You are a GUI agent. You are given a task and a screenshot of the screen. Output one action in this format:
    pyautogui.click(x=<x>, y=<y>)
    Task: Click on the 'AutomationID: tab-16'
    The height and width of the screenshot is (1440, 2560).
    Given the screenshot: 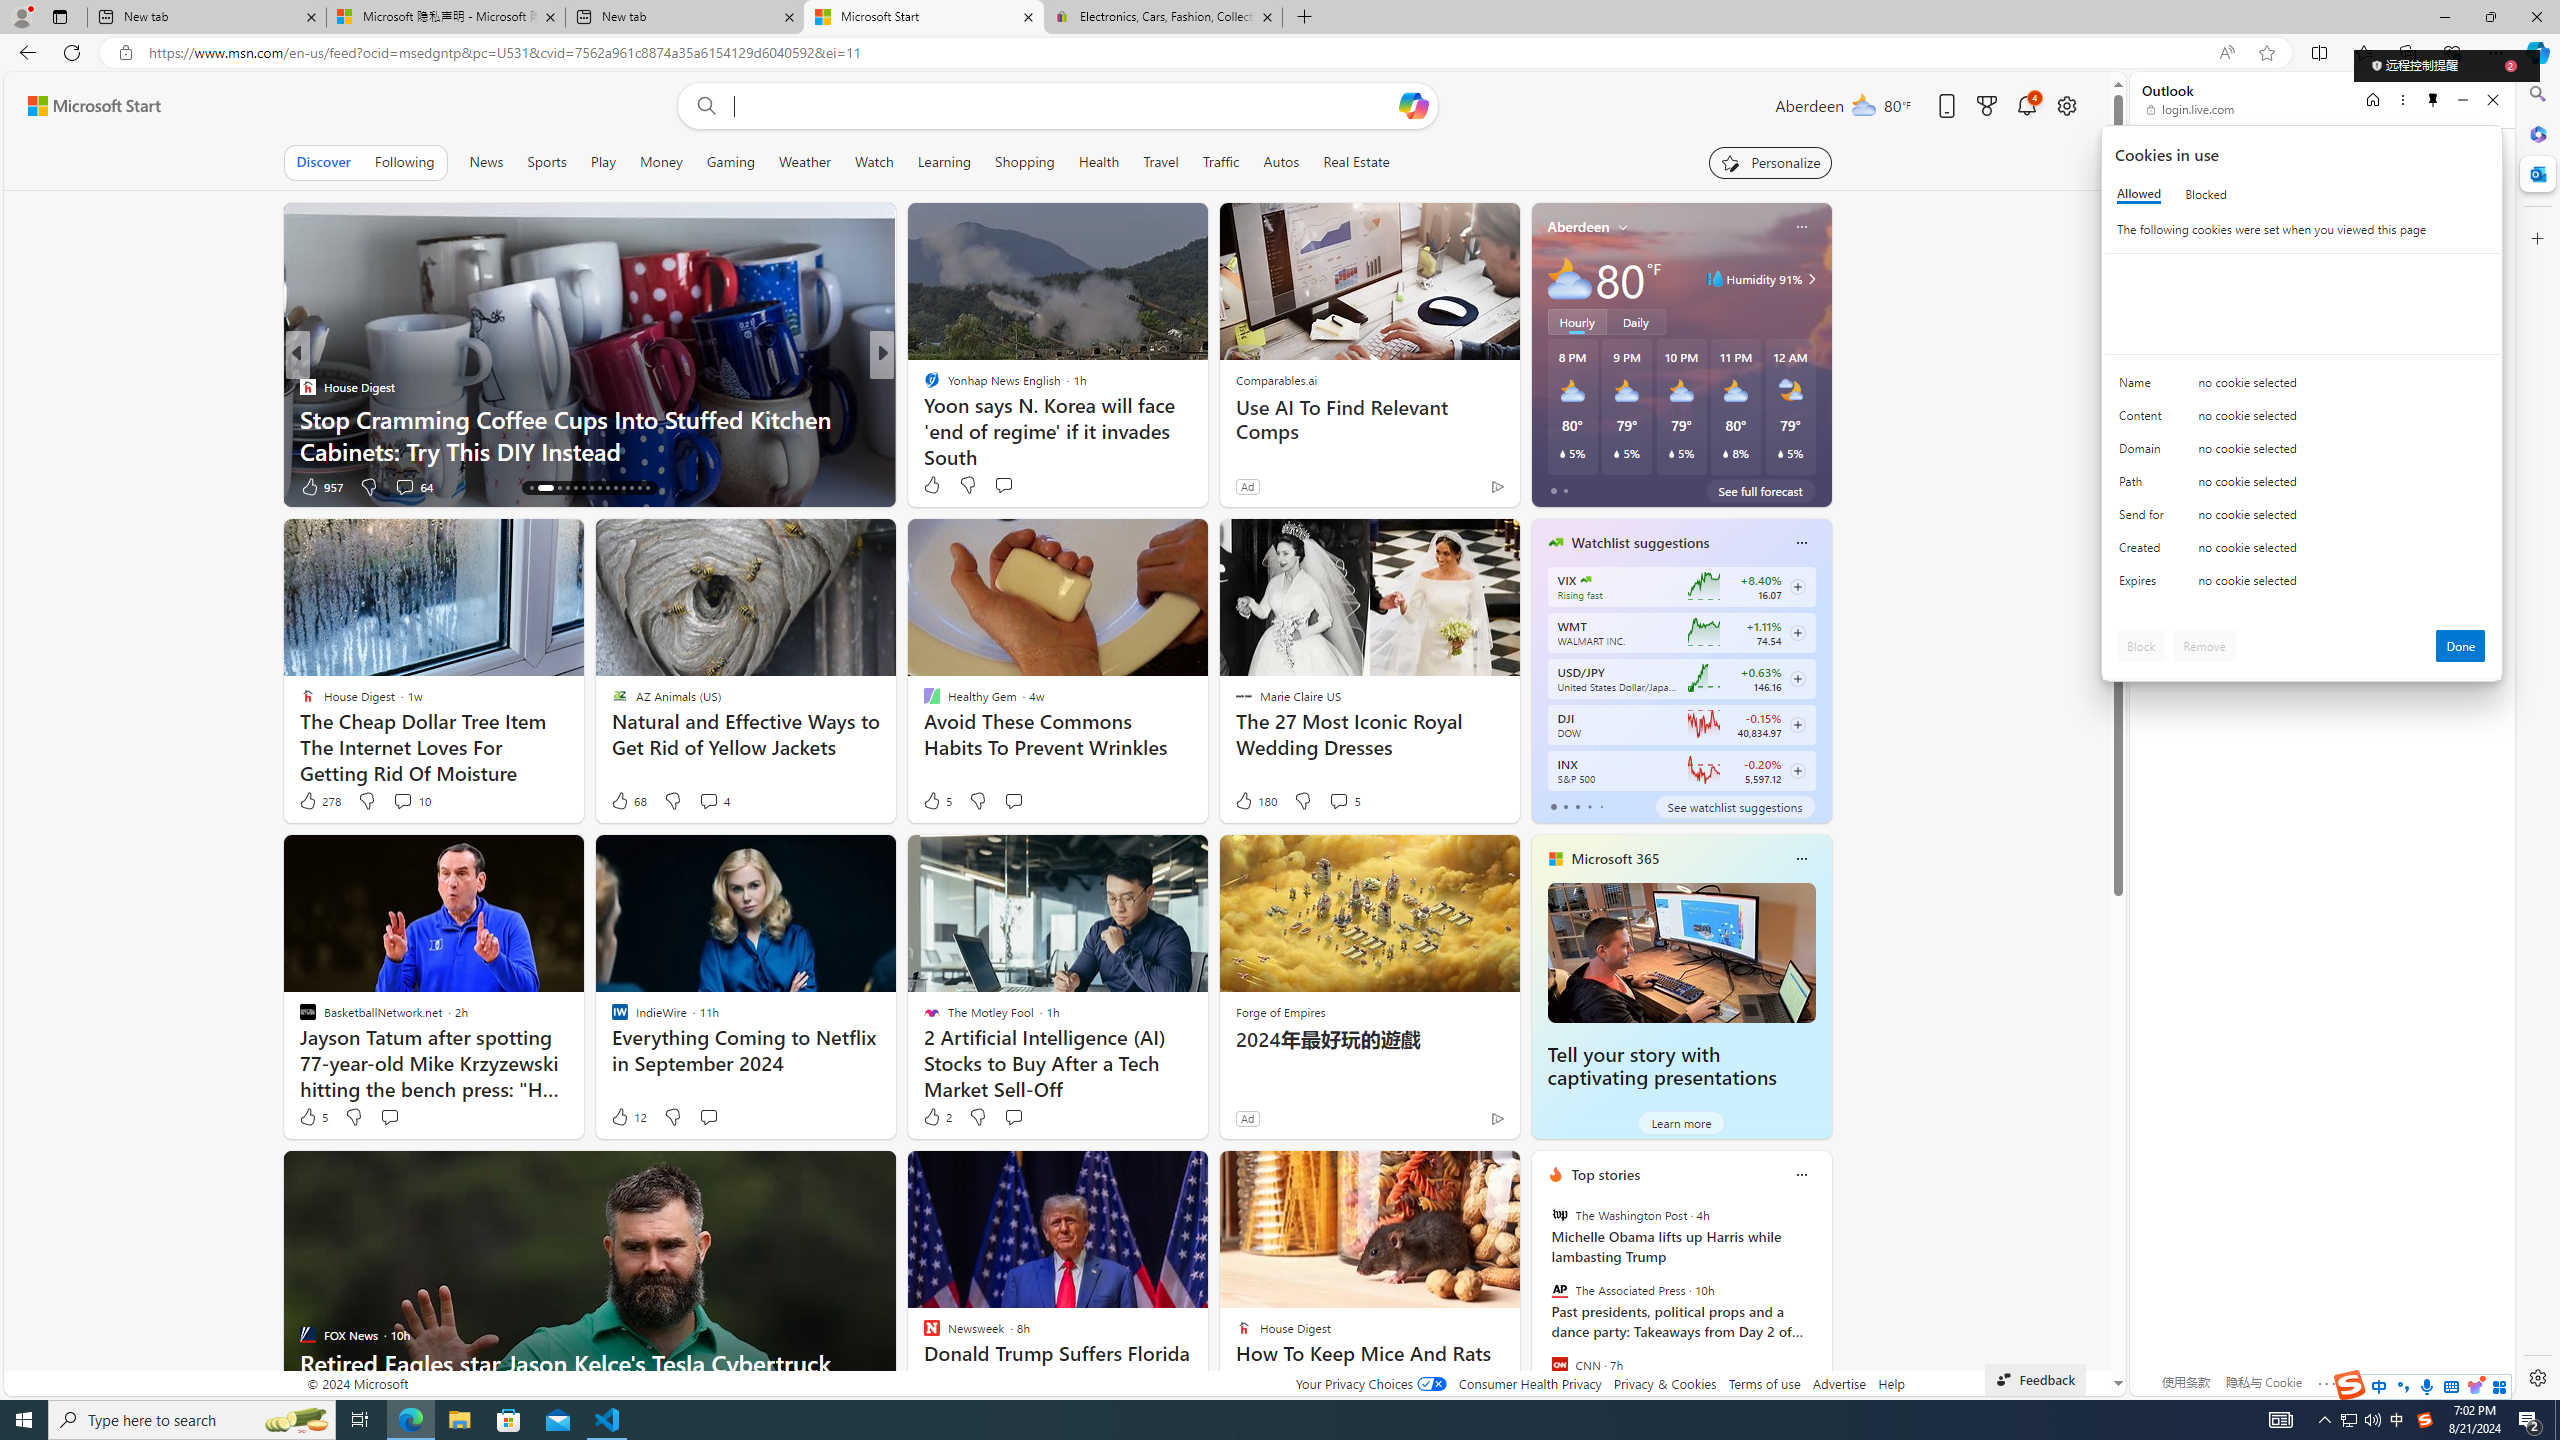 What is the action you would take?
    pyautogui.click(x=545, y=487)
    